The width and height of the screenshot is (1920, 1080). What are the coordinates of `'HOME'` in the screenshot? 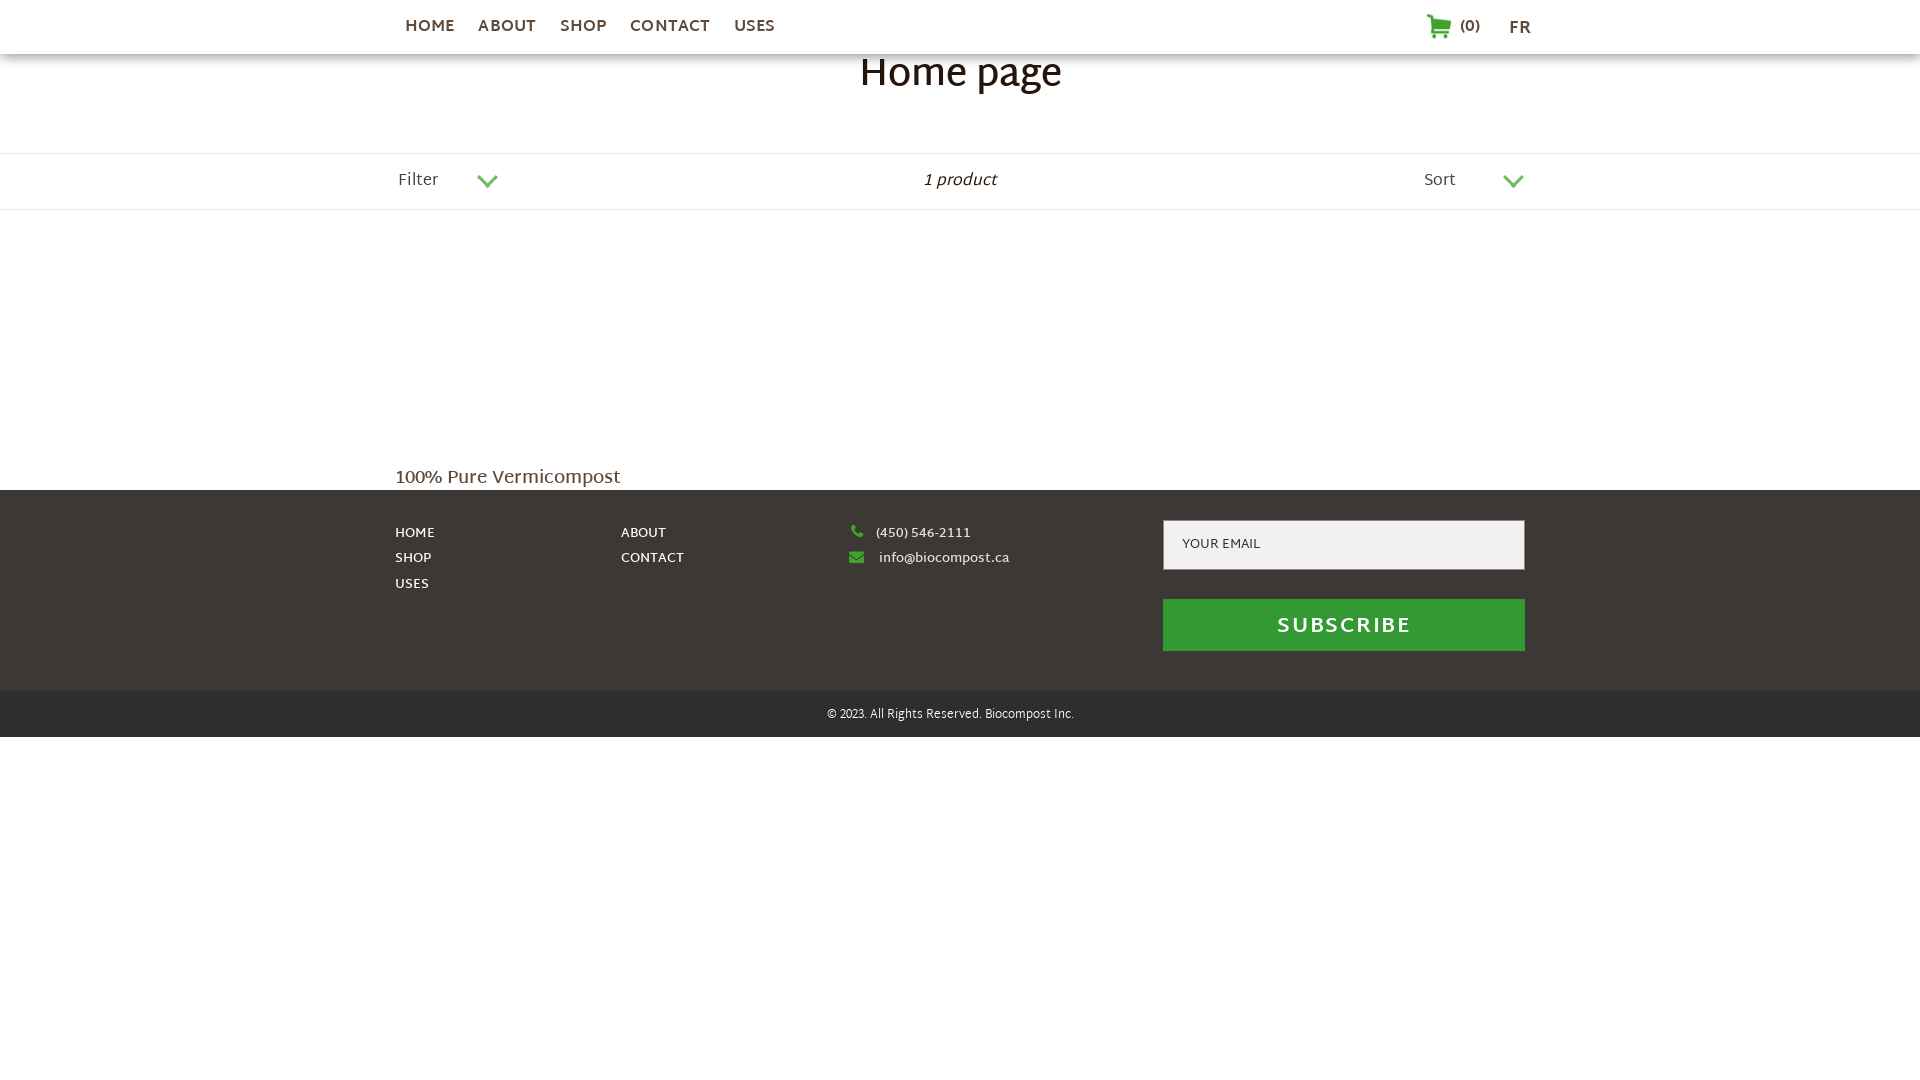 It's located at (413, 532).